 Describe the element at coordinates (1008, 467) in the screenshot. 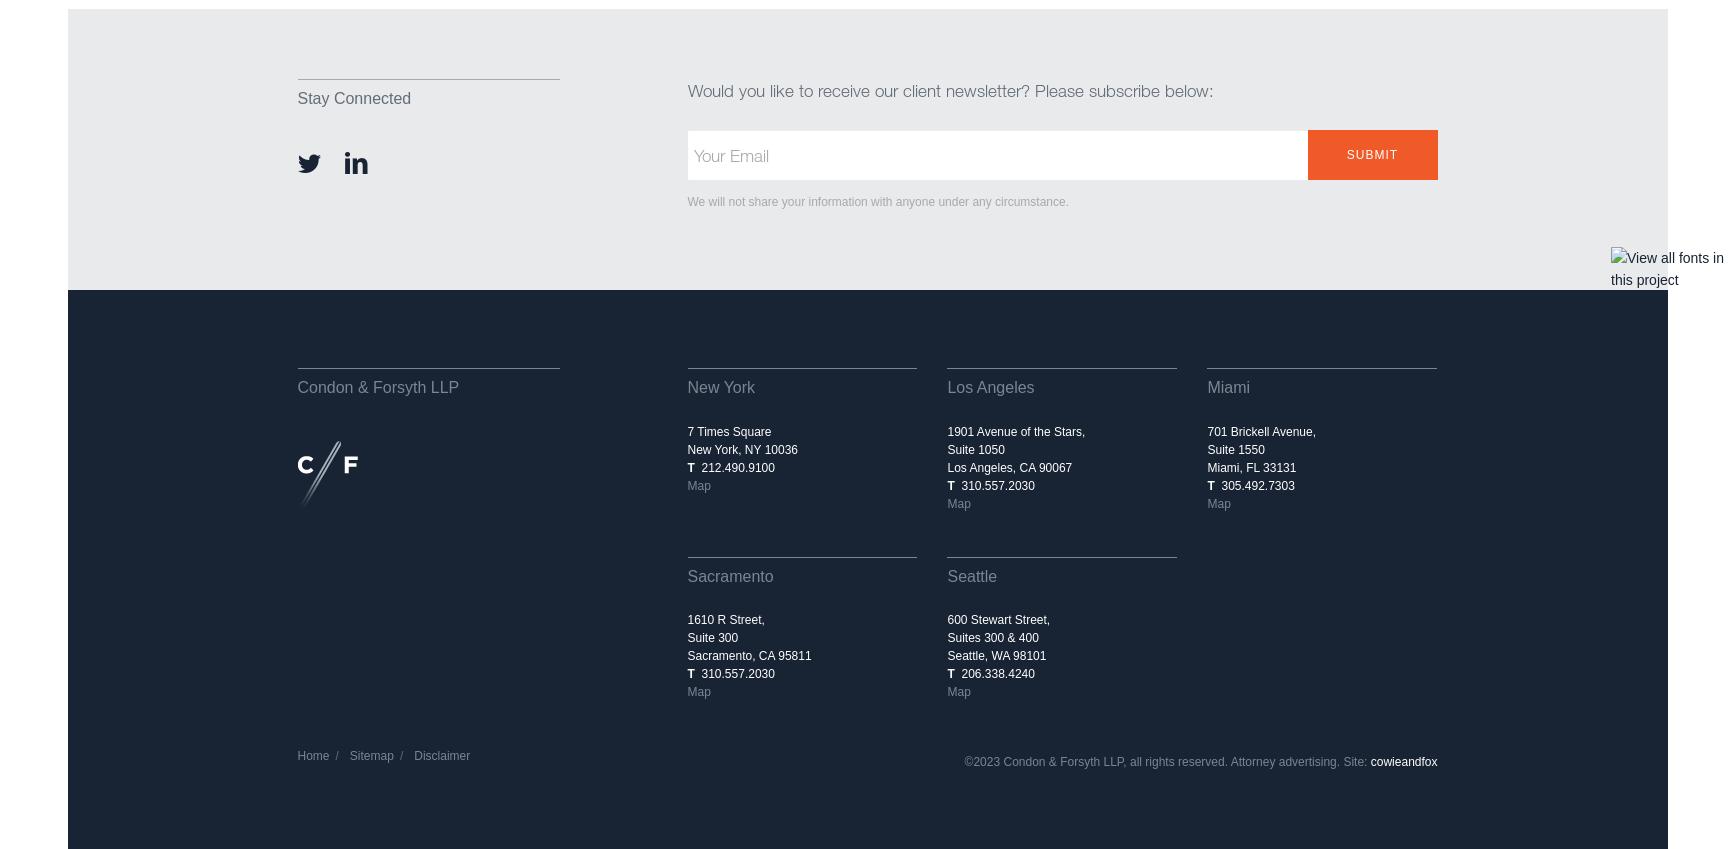

I see `'Los Angeles, CA 90067'` at that location.